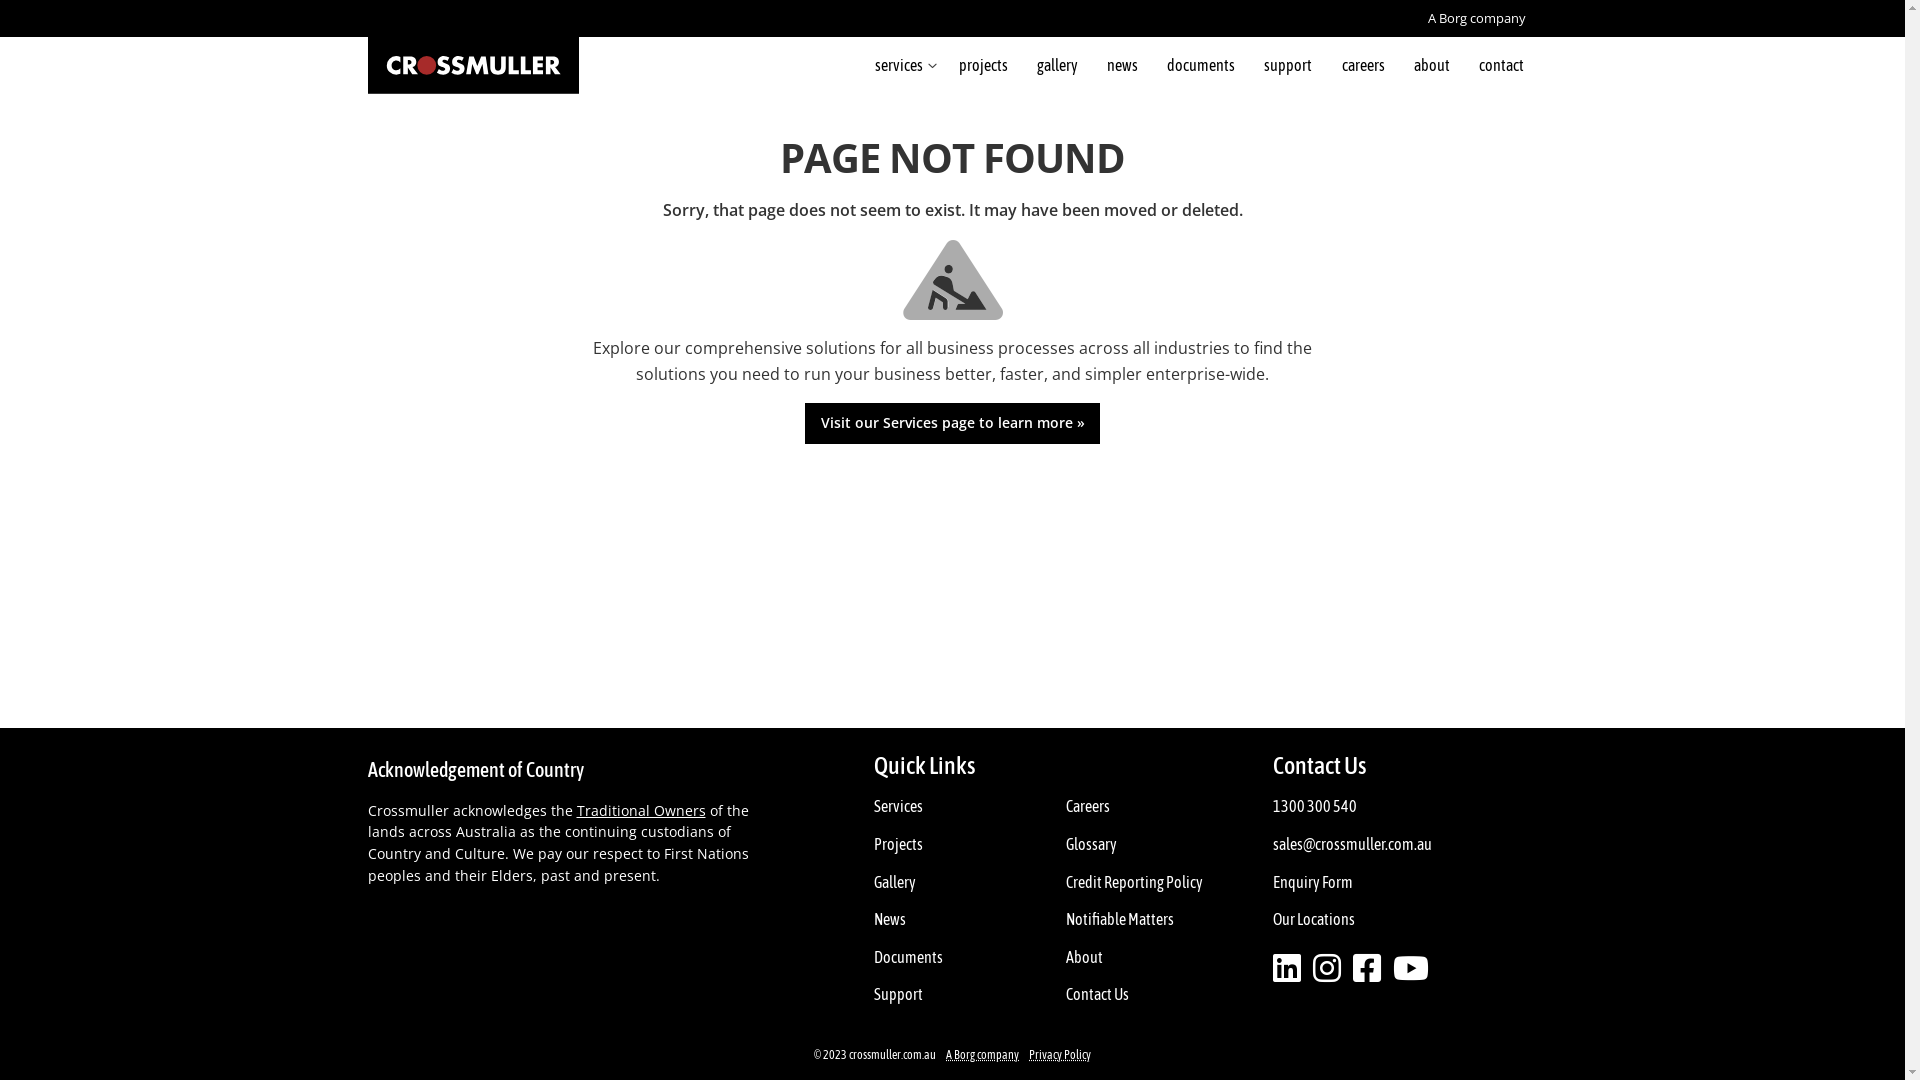 The image size is (1920, 1080). What do you see at coordinates (1410, 967) in the screenshot?
I see `'Crossmuller's Facebook Profile'` at bounding box center [1410, 967].